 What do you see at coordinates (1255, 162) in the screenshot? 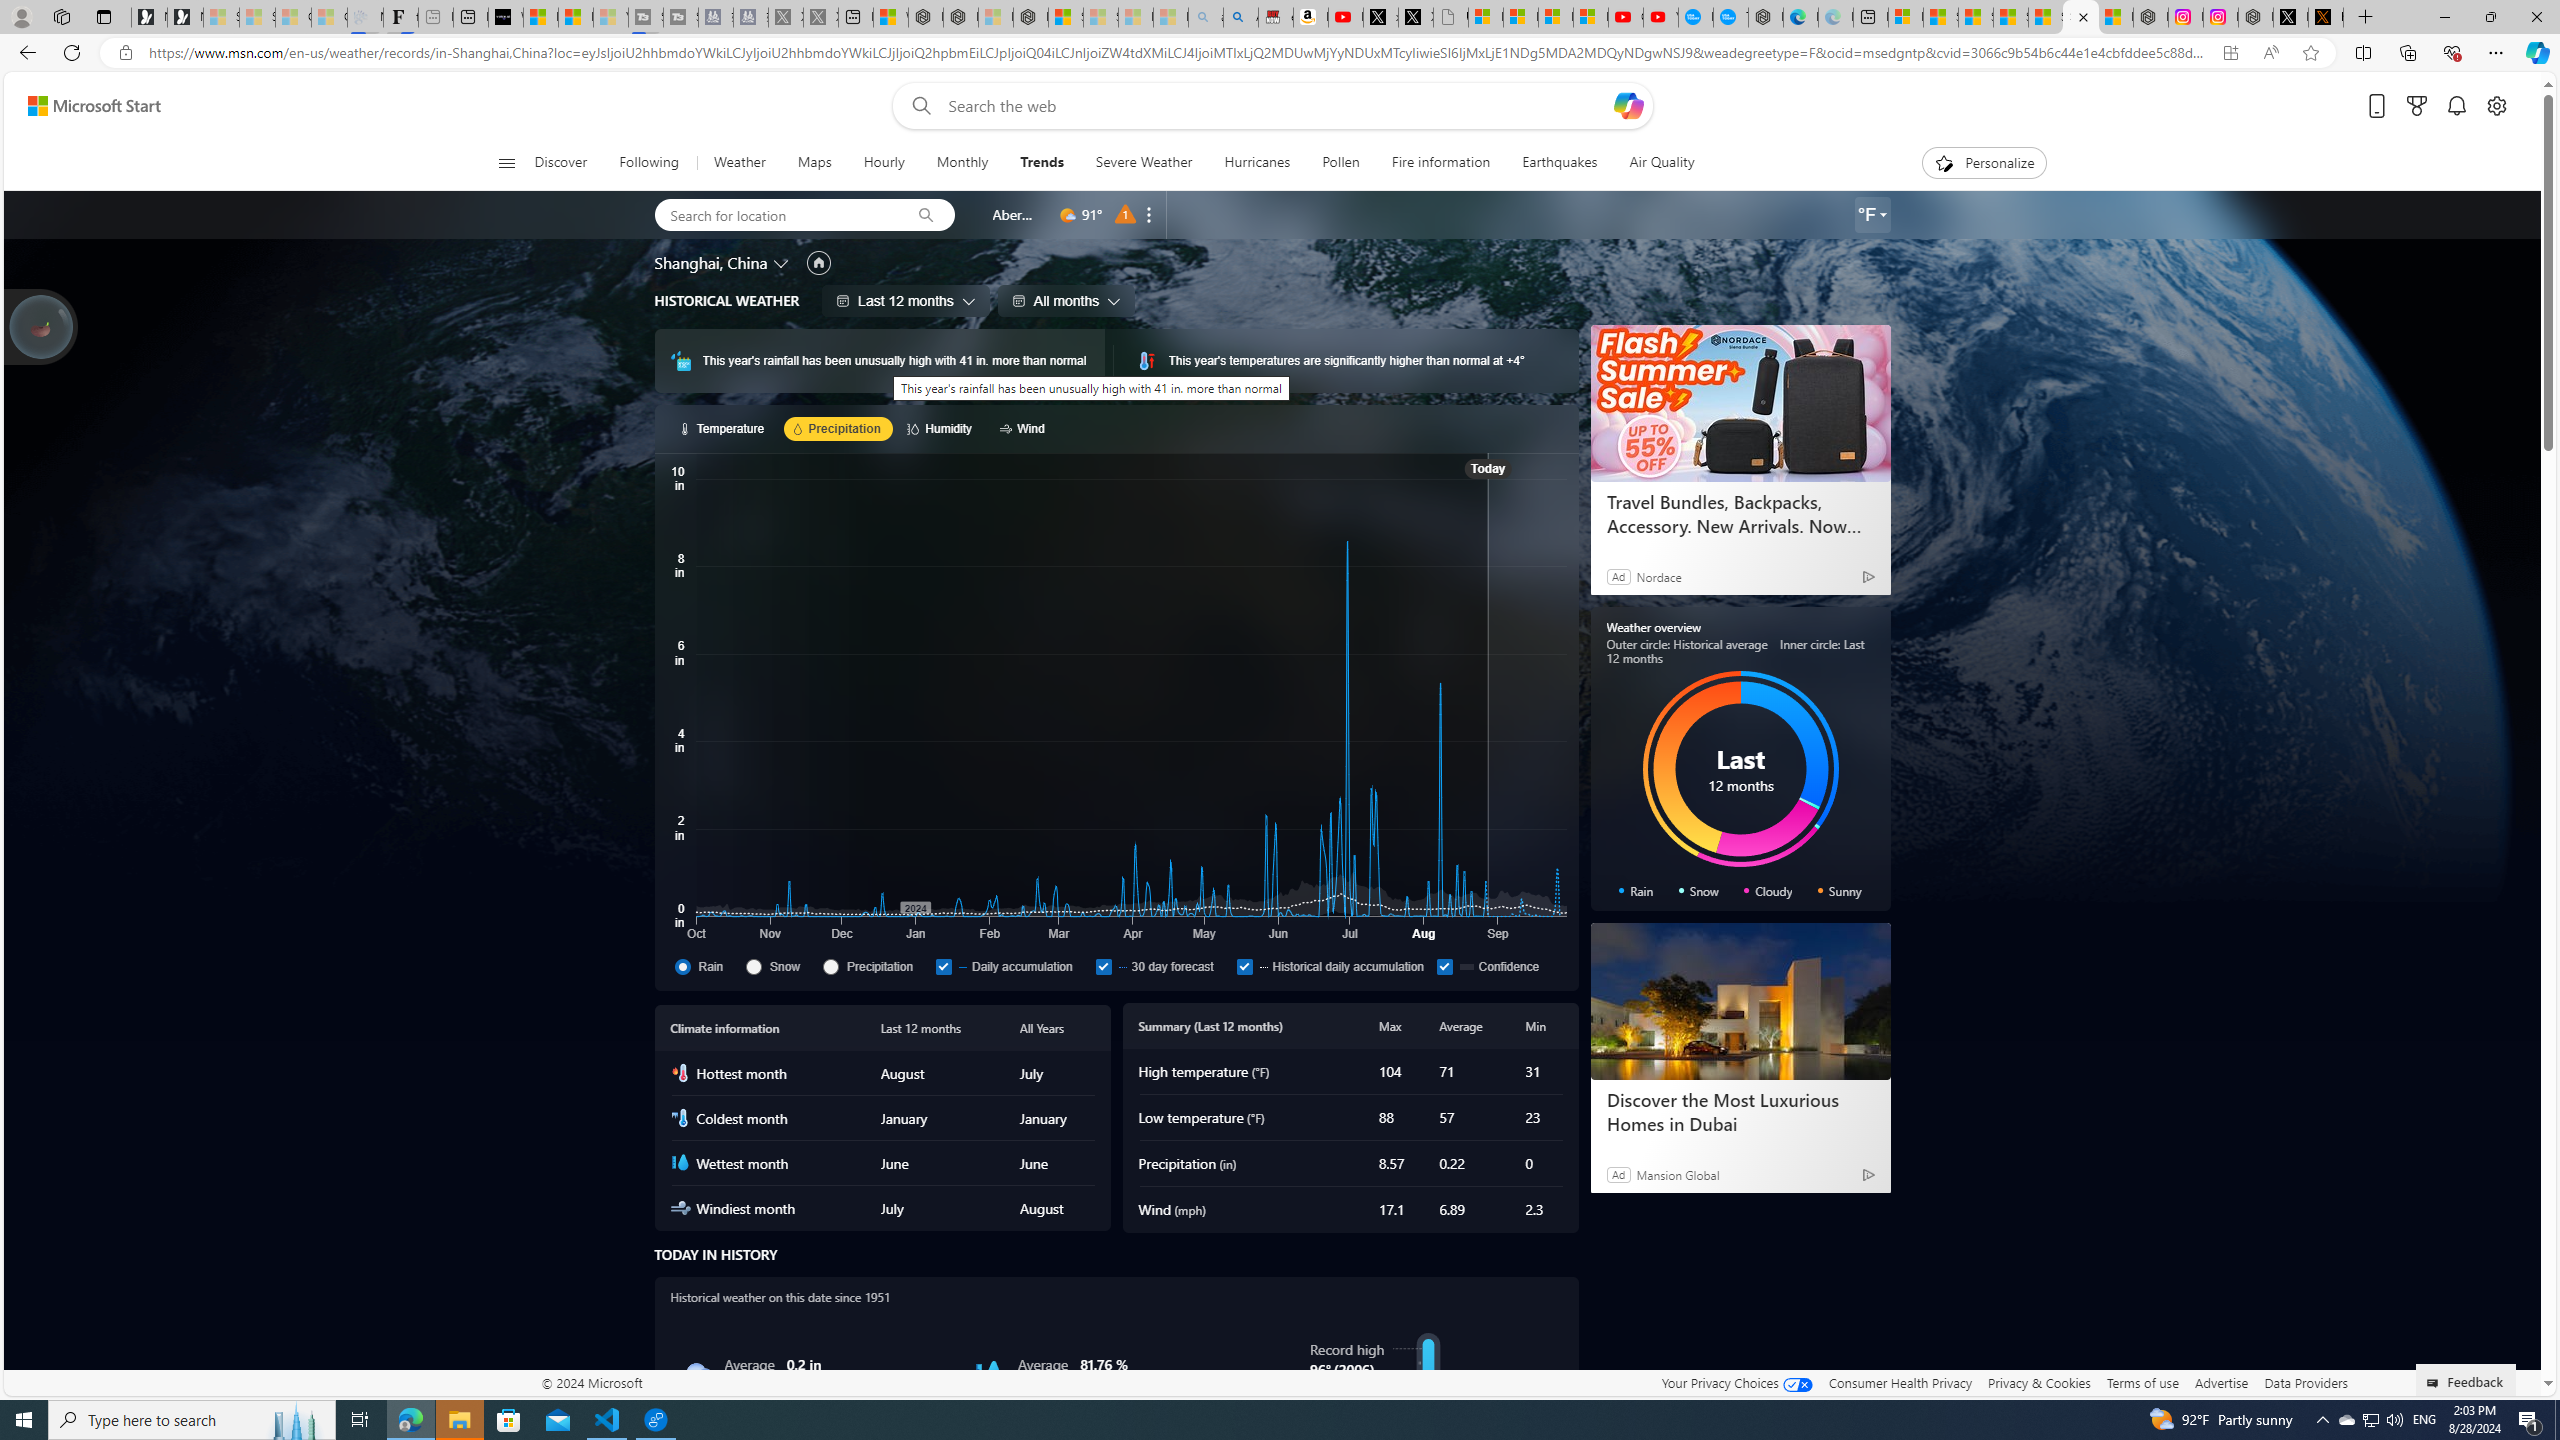
I see `'Hurricanes'` at bounding box center [1255, 162].